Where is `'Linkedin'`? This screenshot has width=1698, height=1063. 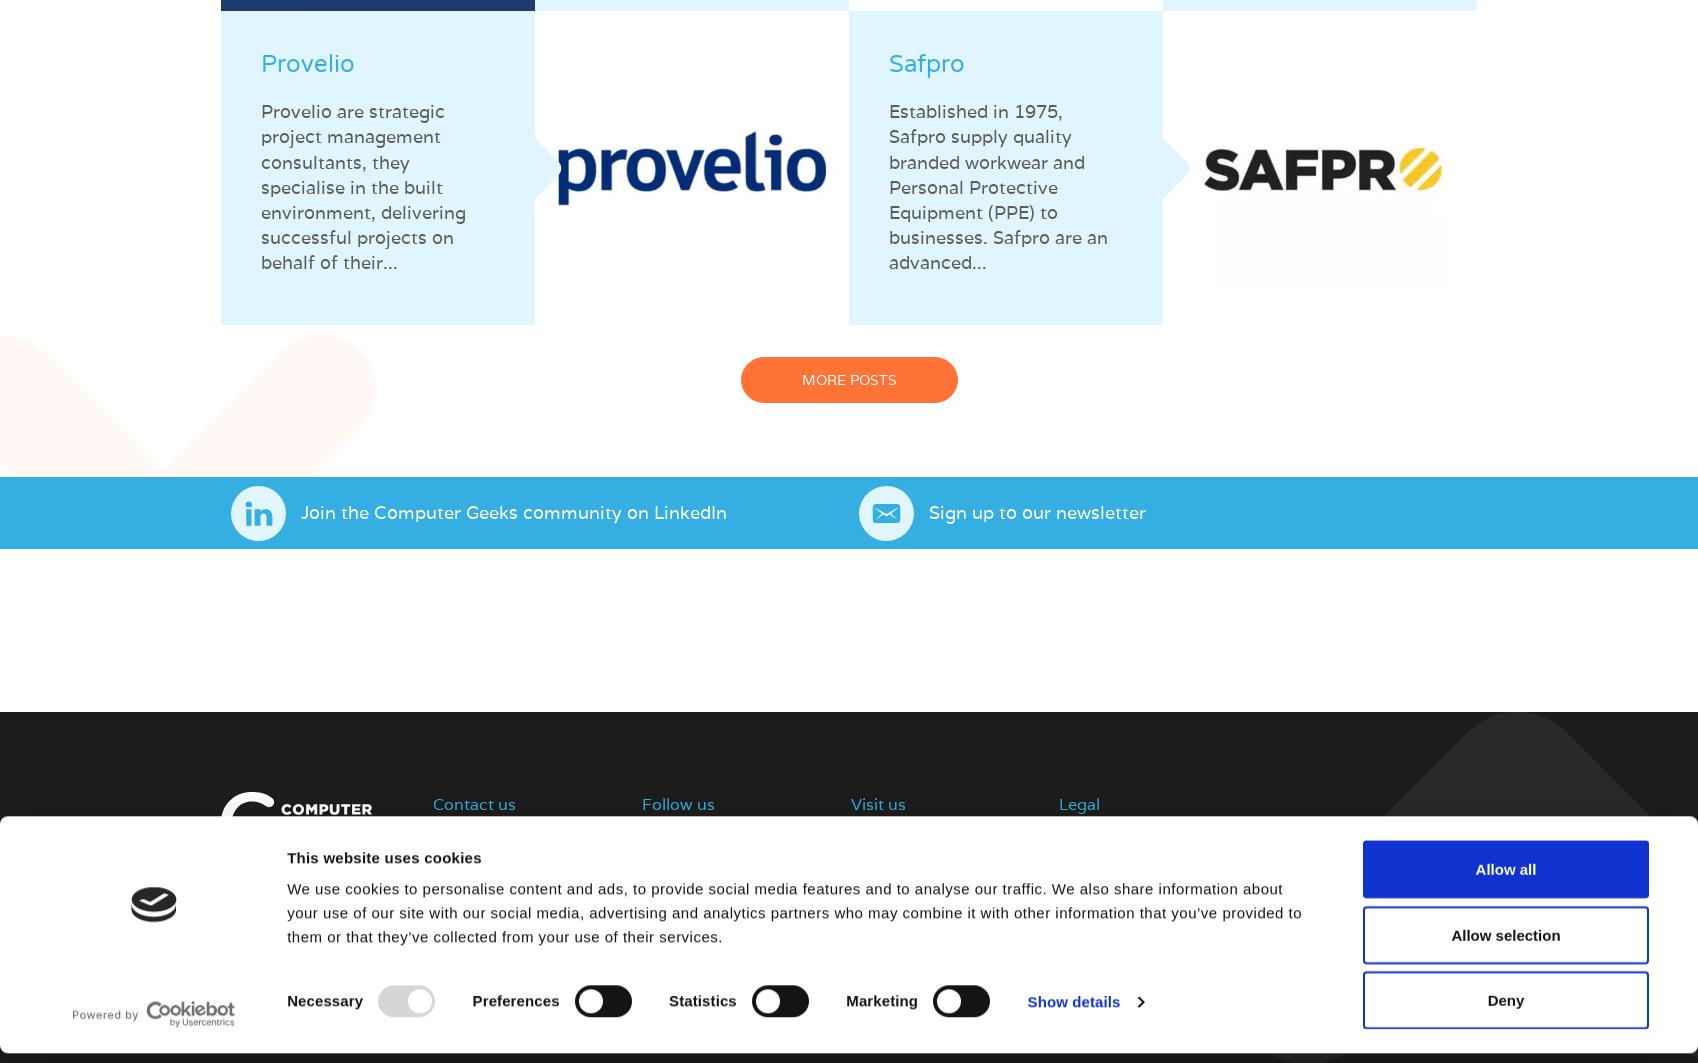 'Linkedin' is located at coordinates (669, 868).